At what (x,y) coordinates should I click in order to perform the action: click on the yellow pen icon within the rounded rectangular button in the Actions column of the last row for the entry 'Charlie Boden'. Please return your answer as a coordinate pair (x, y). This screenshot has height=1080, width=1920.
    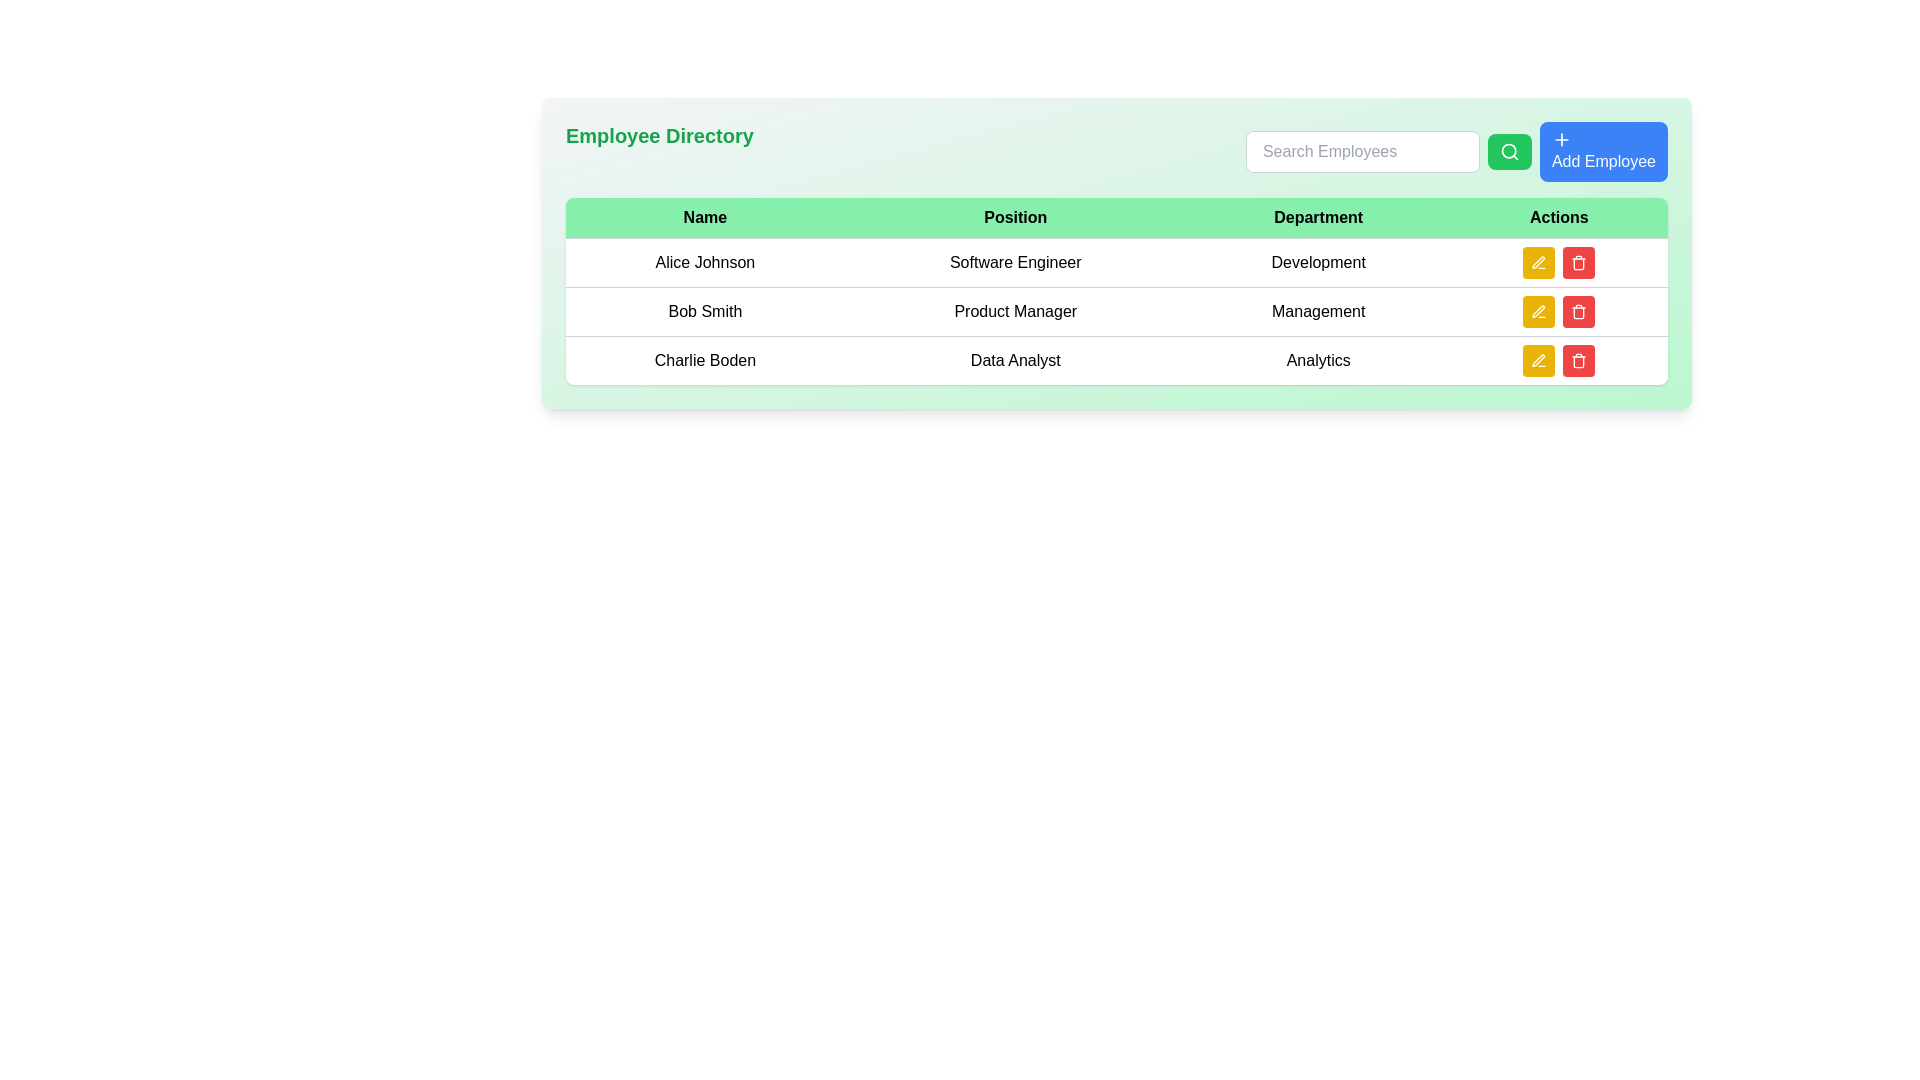
    Looking at the image, I should click on (1538, 361).